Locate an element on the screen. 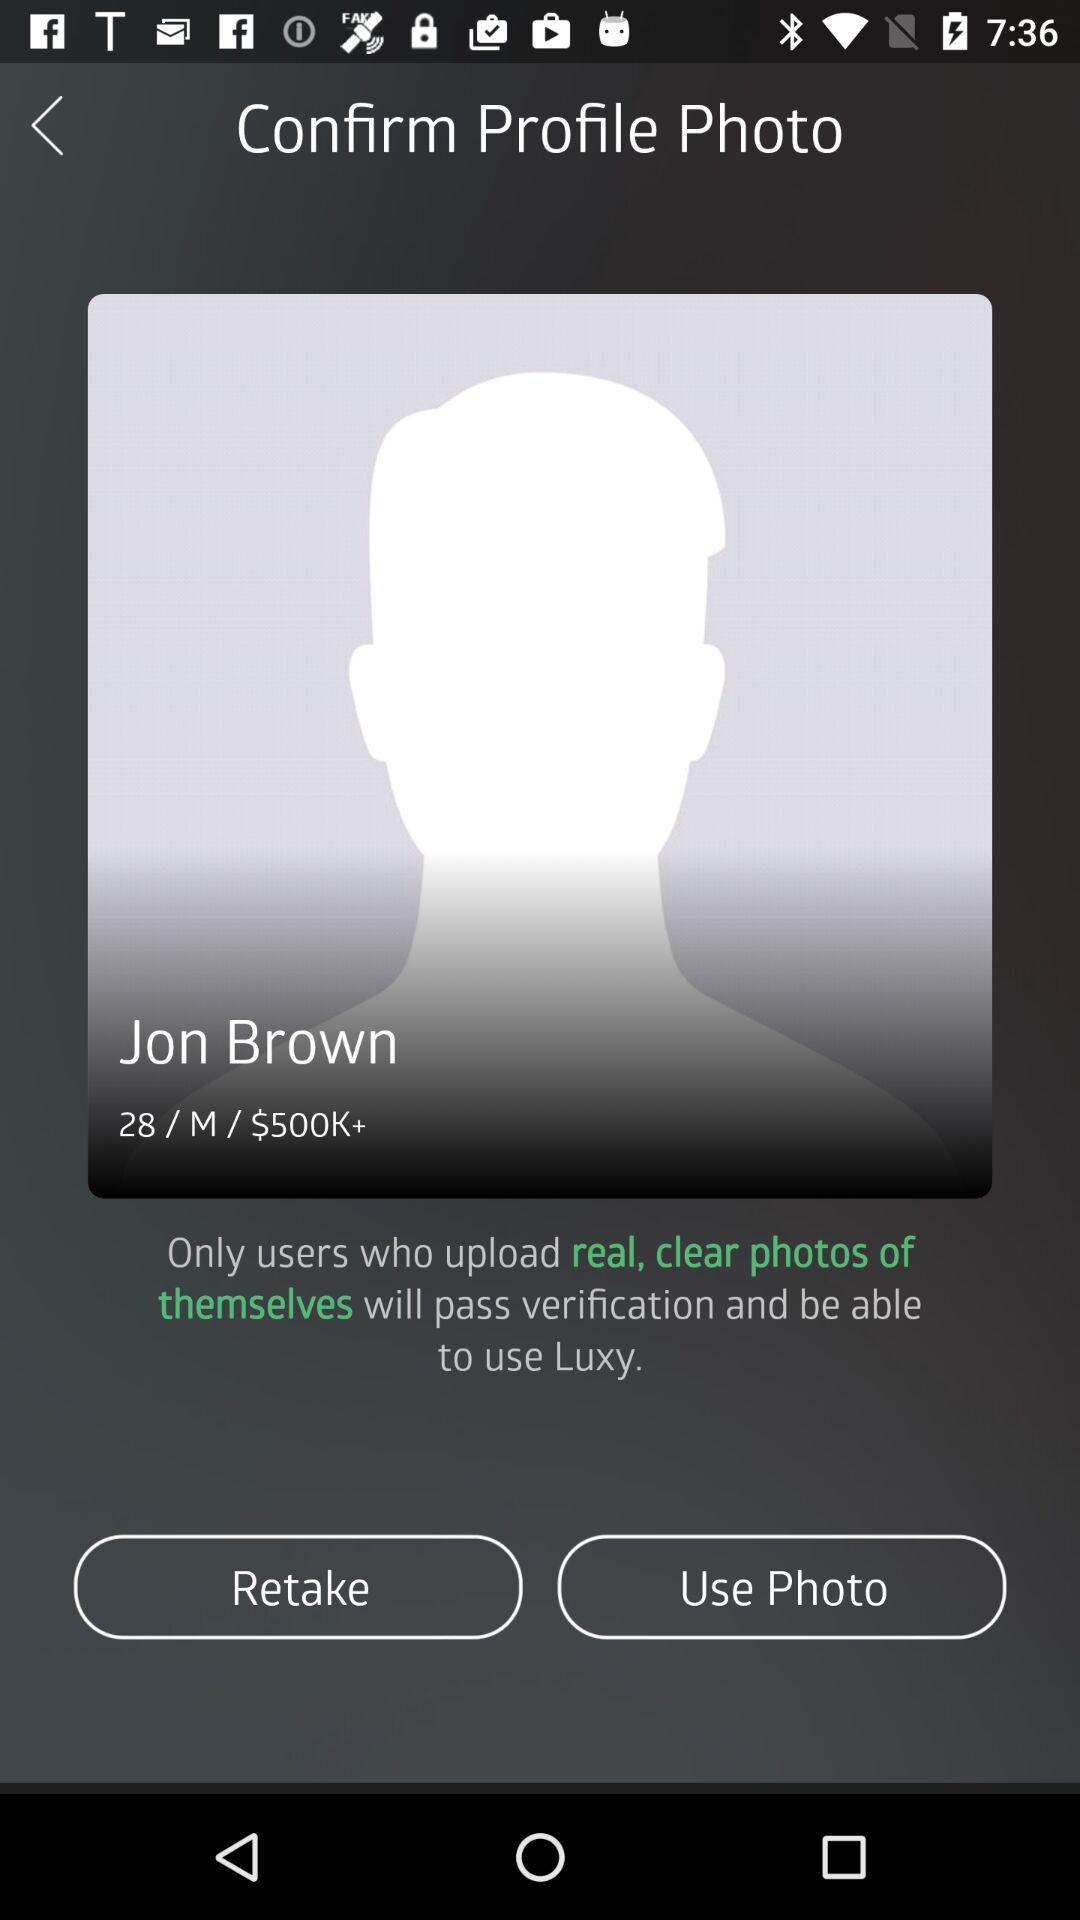 The image size is (1080, 1920). retake item is located at coordinates (298, 1586).